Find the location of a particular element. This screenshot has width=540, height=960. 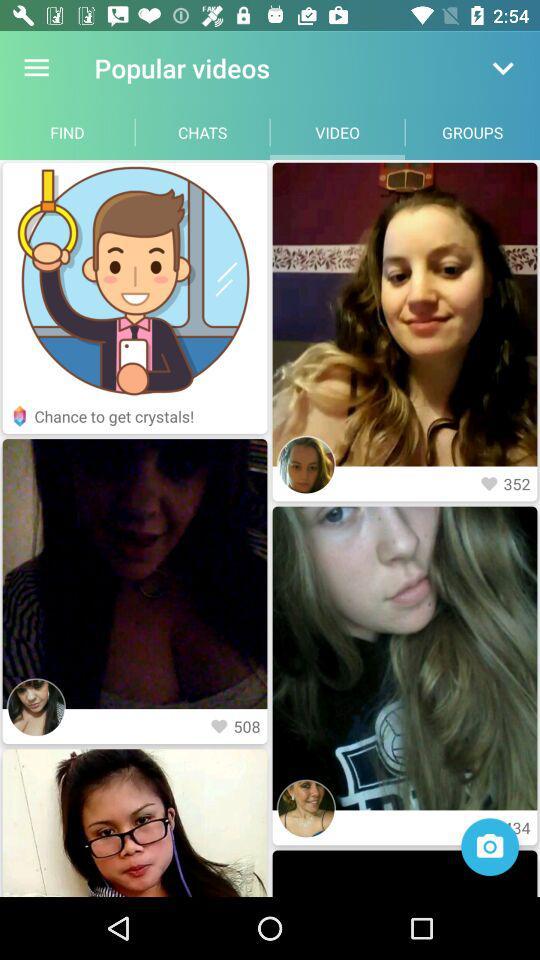

item next to the chats item is located at coordinates (67, 131).